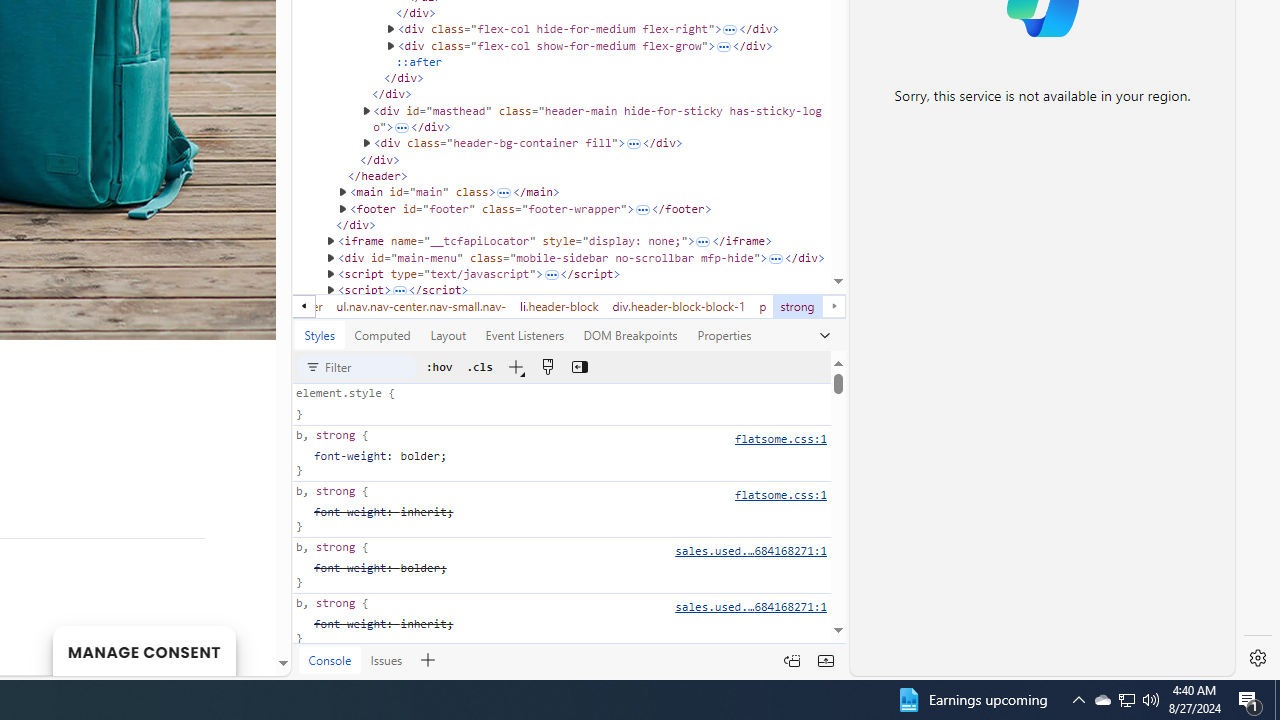 The width and height of the screenshot is (1280, 720). I want to click on 'Console', so click(330, 659).